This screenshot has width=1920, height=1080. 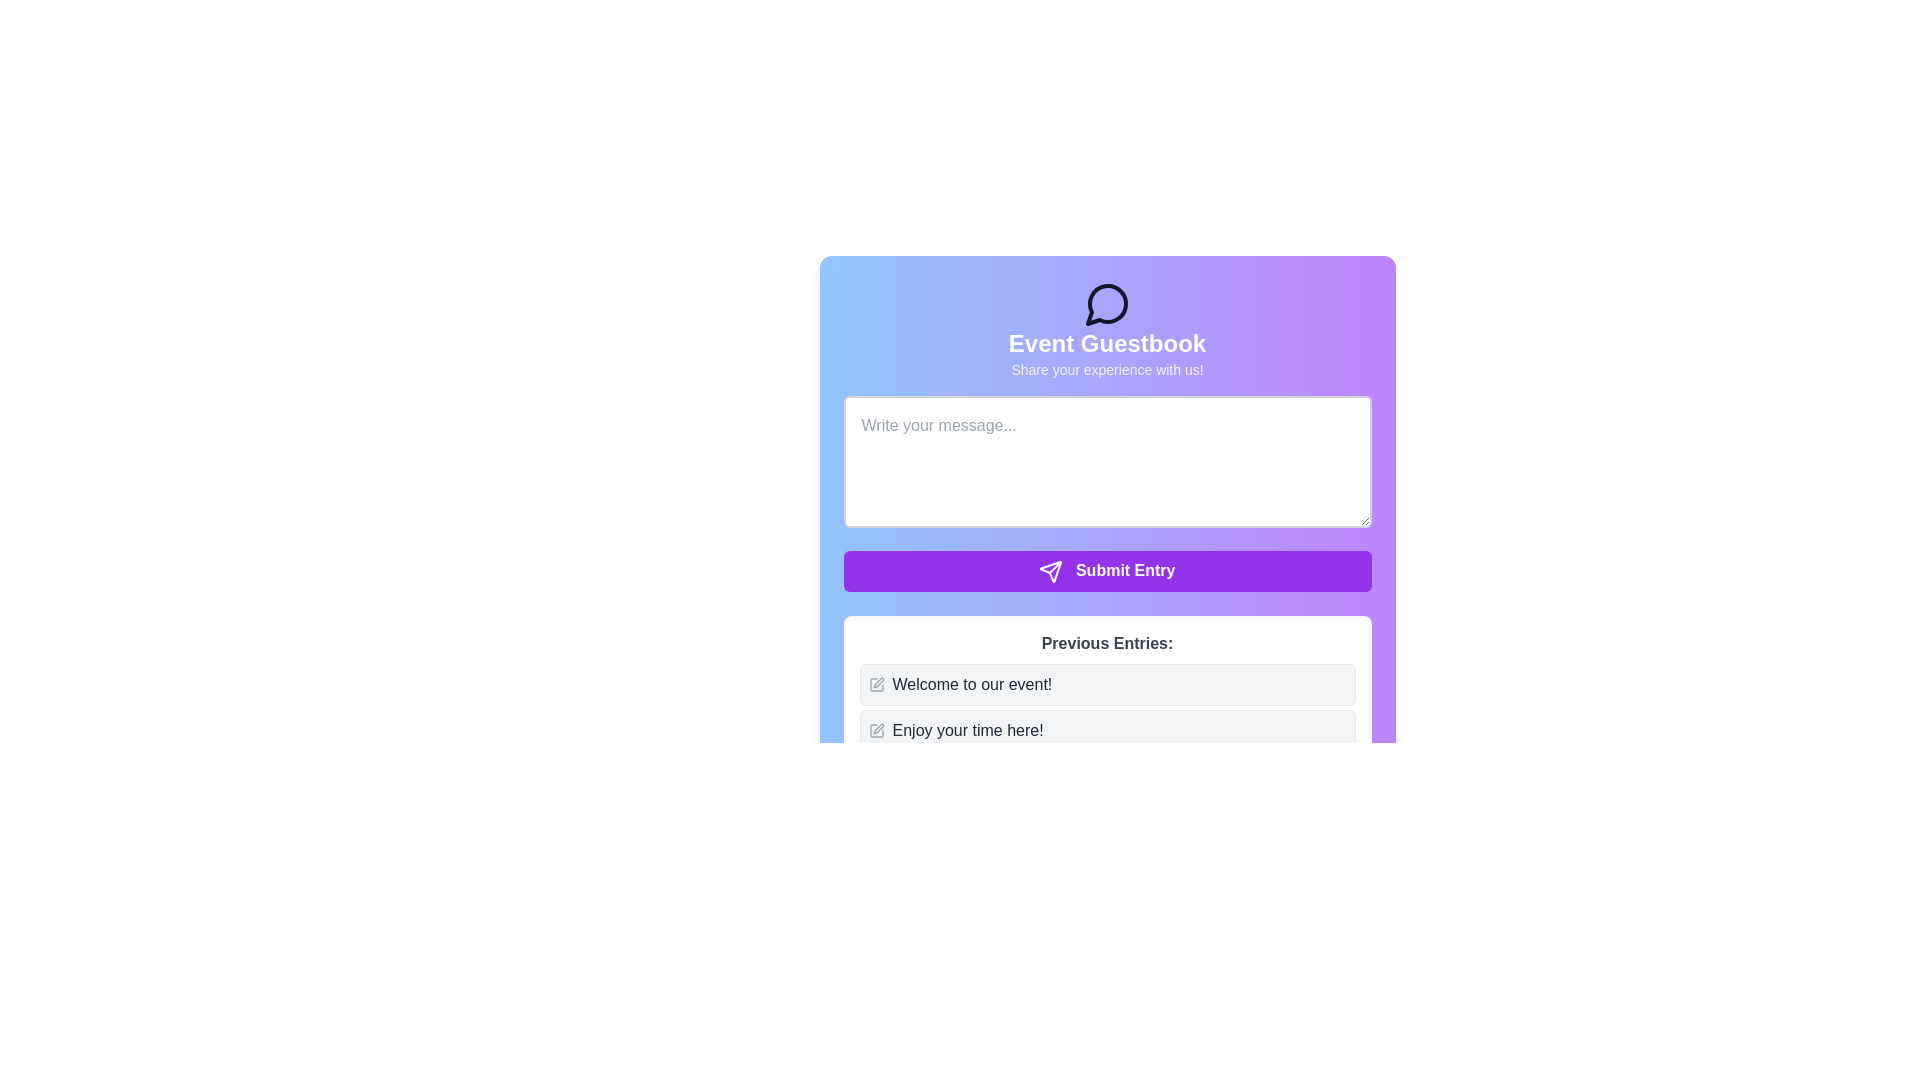 What do you see at coordinates (876, 730) in the screenshot?
I see `the pen icon located to the left of the text 'Enjoy your time here!'` at bounding box center [876, 730].